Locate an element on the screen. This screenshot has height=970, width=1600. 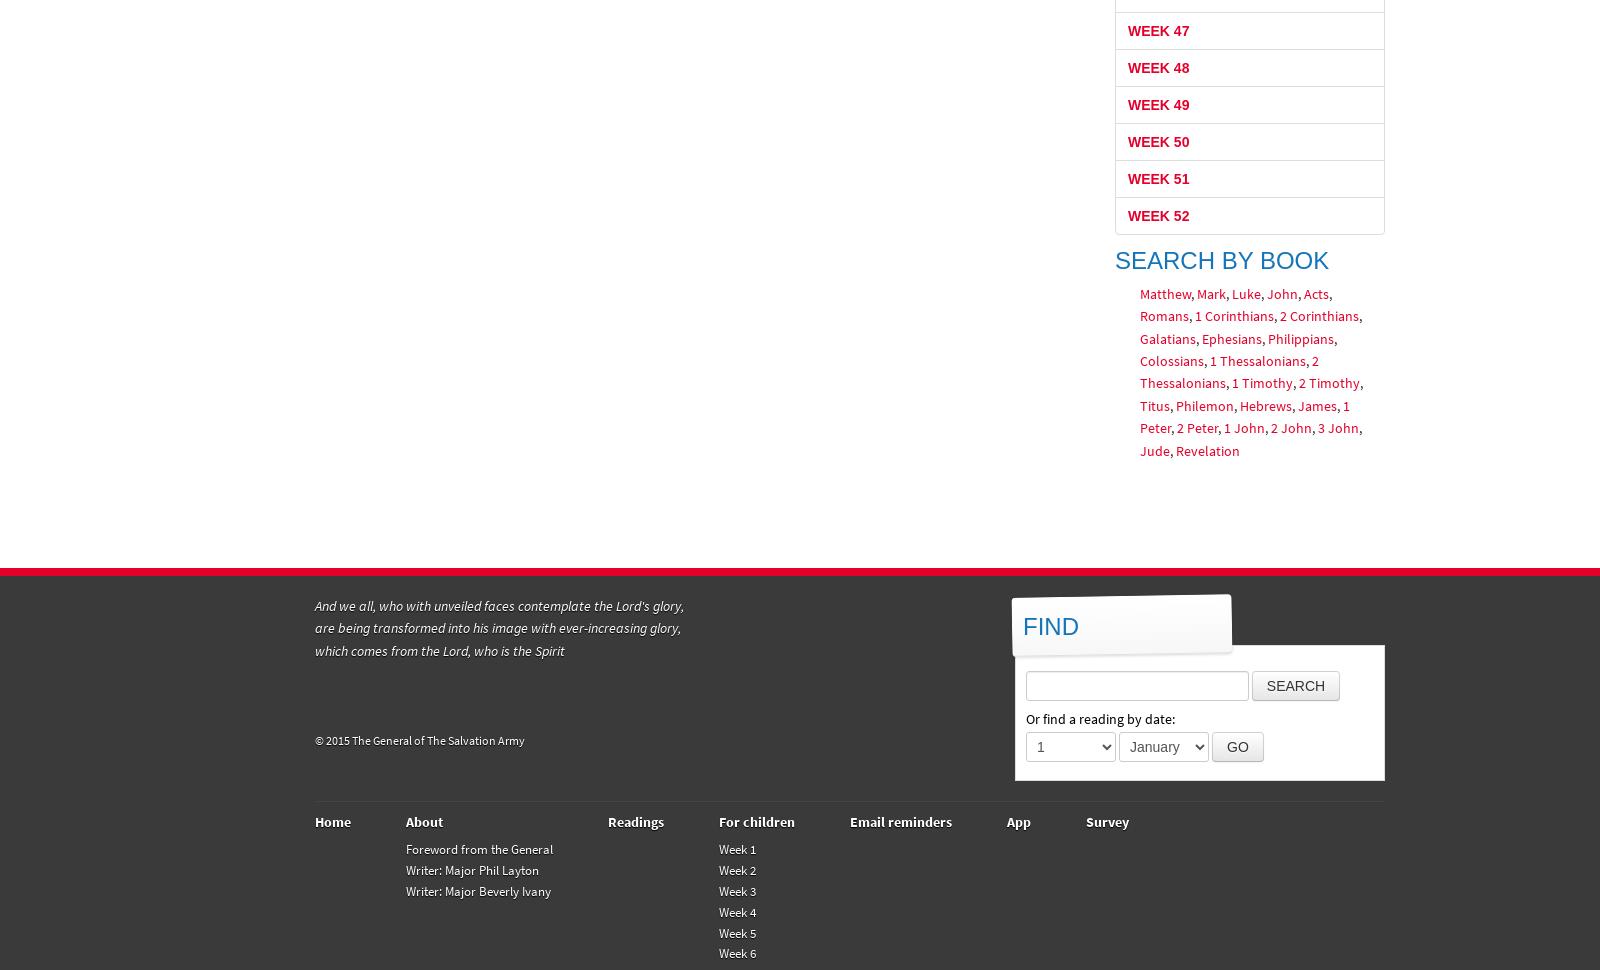
'Email reminders' is located at coordinates (899, 821).